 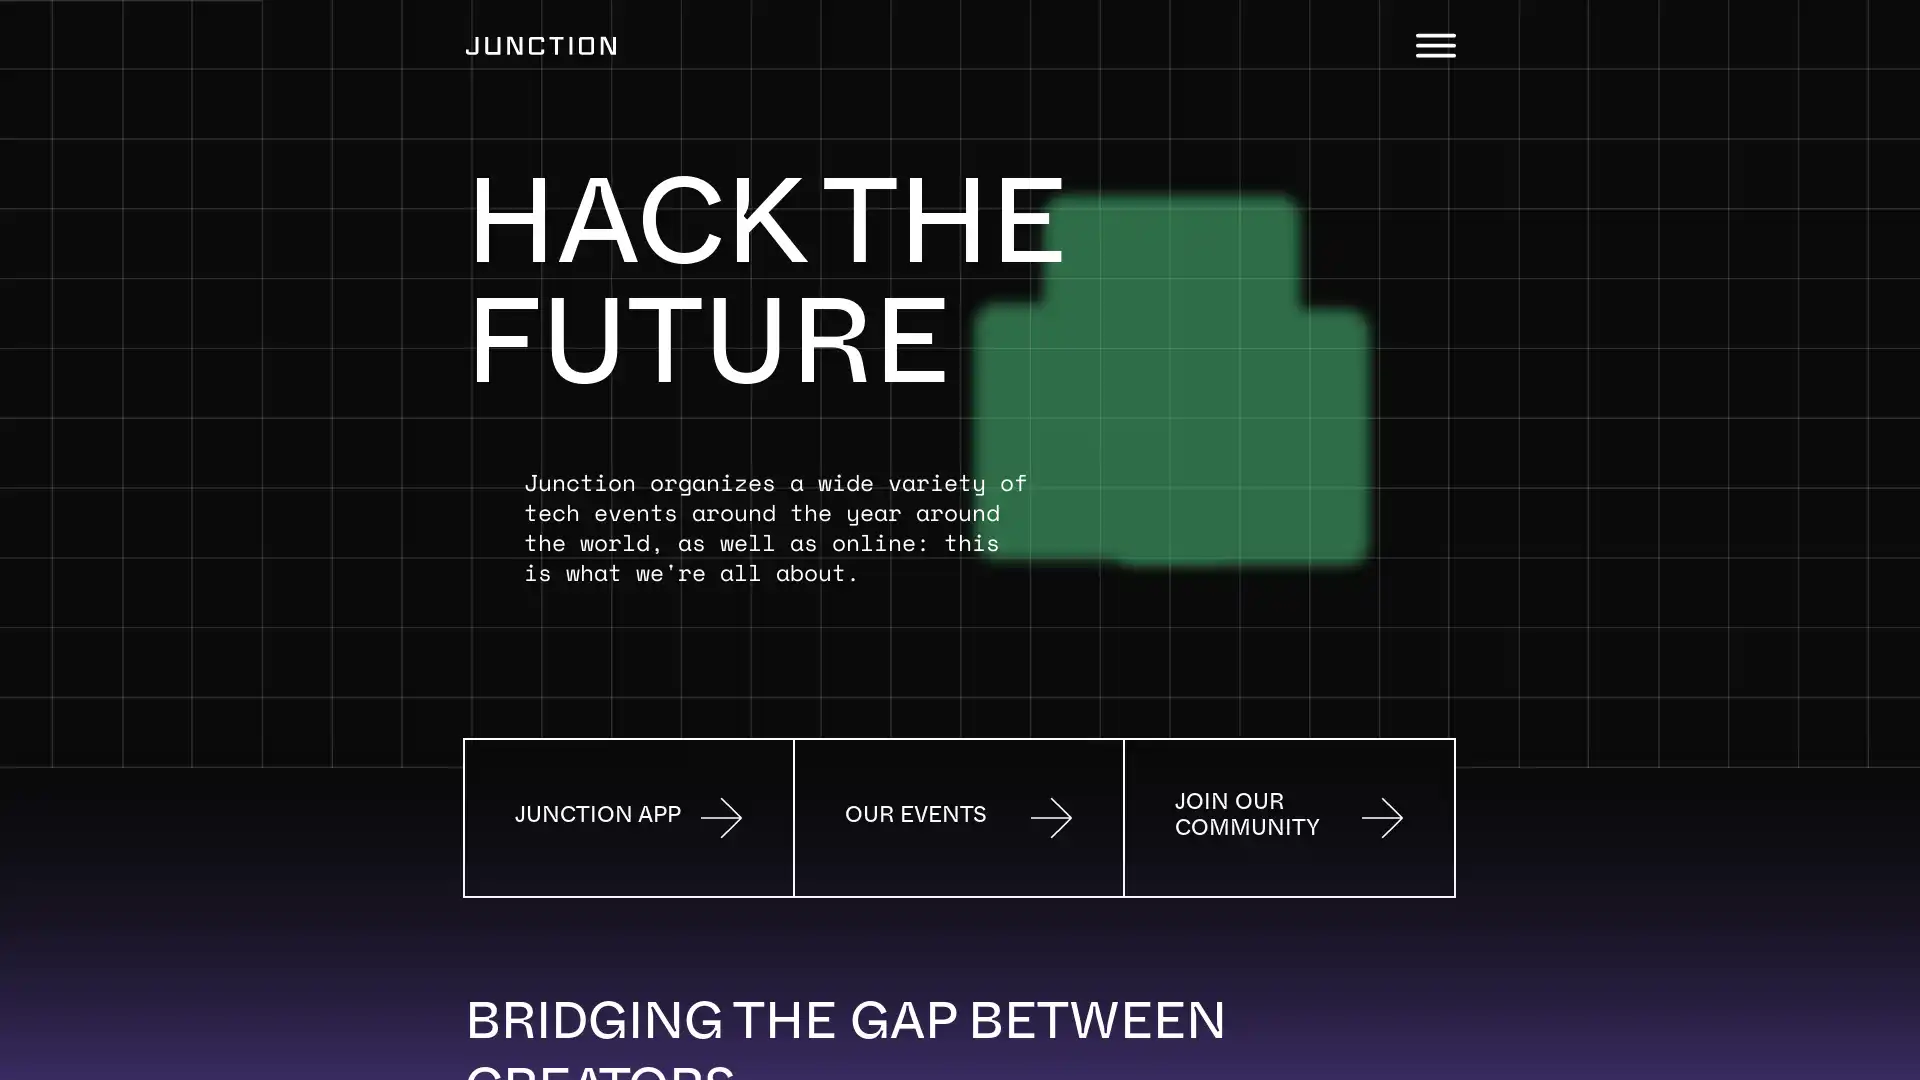 I want to click on Open menu, so click(x=1434, y=45).